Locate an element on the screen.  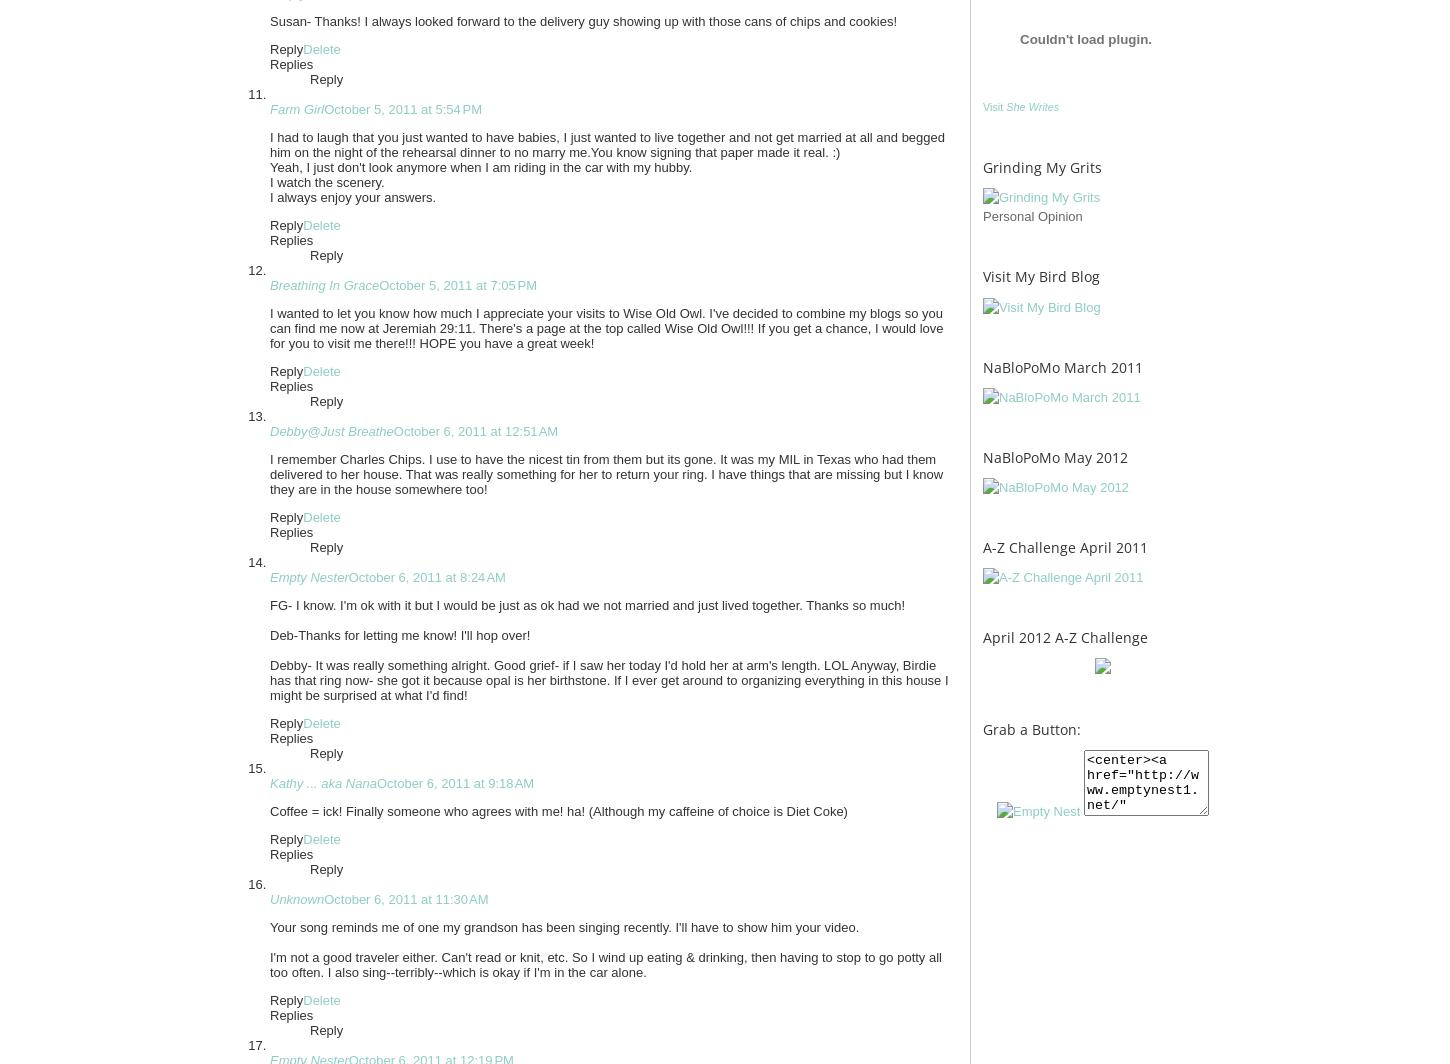
'Grab a Button:' is located at coordinates (1031, 728).